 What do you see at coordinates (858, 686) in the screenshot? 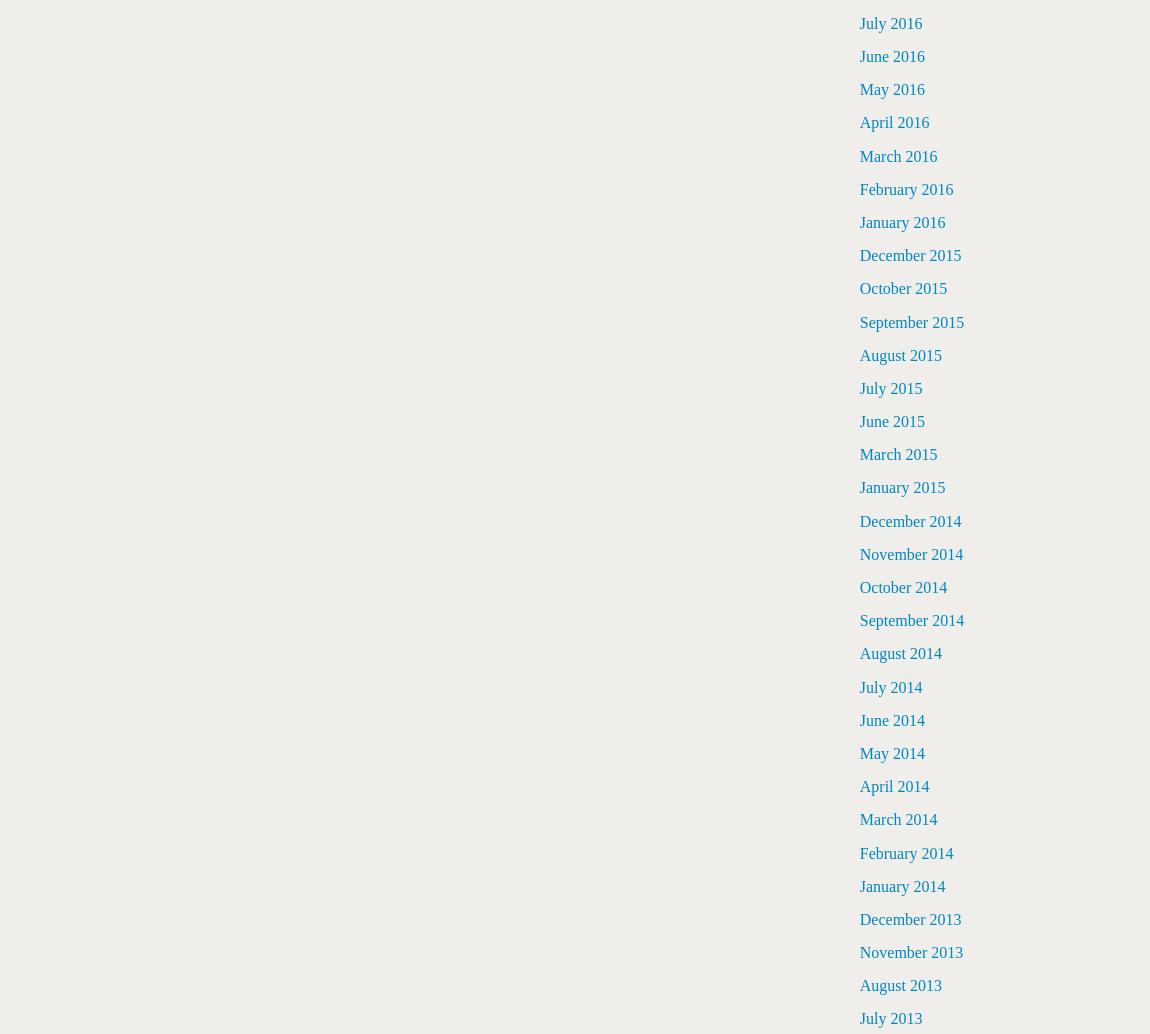
I see `'July 2014'` at bounding box center [858, 686].